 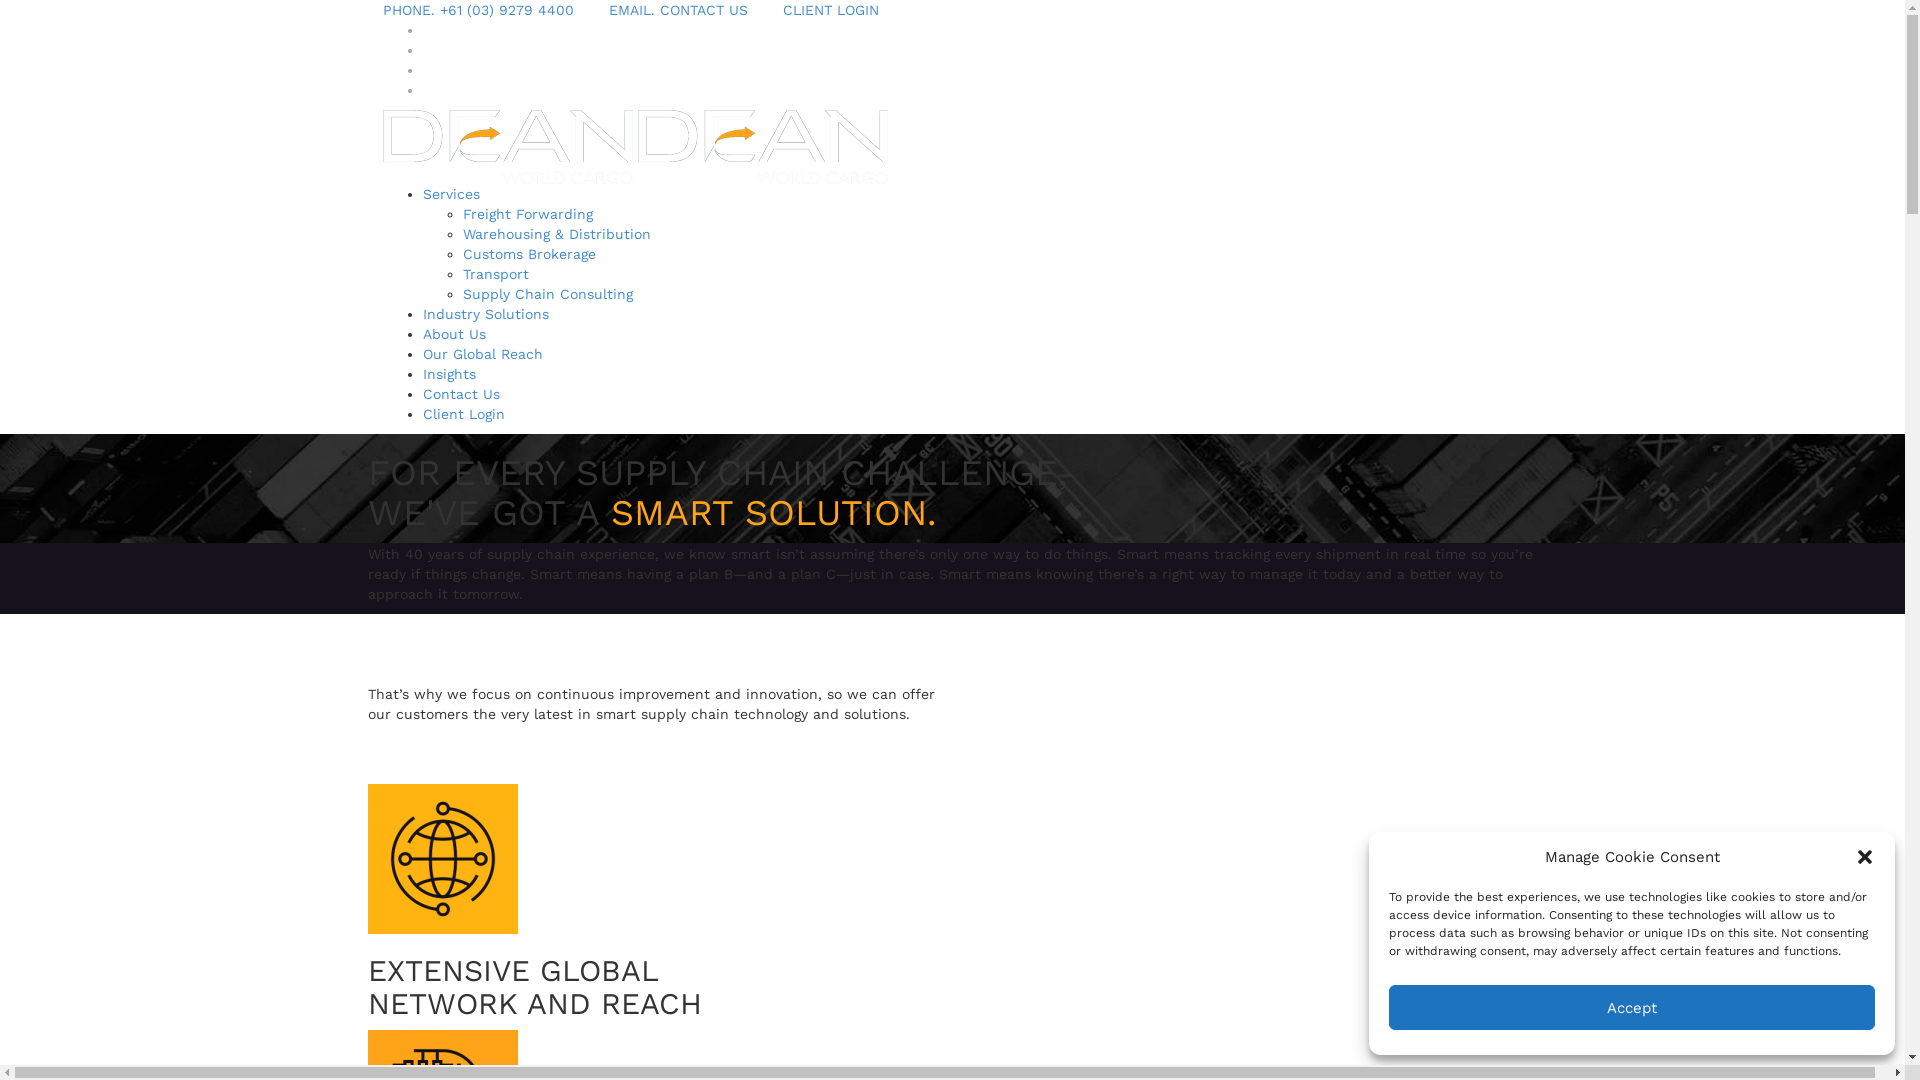 What do you see at coordinates (484, 313) in the screenshot?
I see `'Industry Solutions'` at bounding box center [484, 313].